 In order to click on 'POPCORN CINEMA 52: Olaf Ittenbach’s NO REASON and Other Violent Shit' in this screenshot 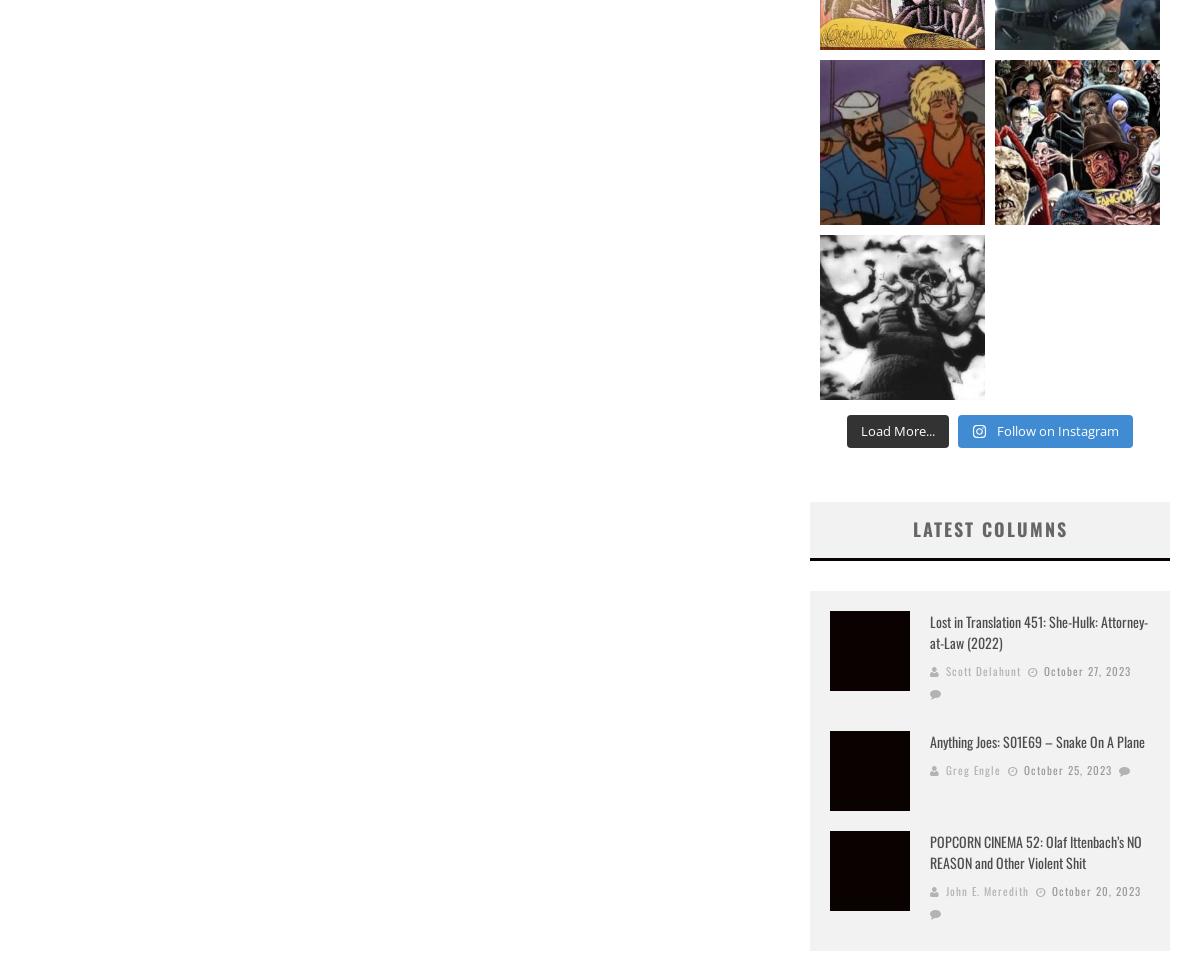, I will do `click(1035, 852)`.